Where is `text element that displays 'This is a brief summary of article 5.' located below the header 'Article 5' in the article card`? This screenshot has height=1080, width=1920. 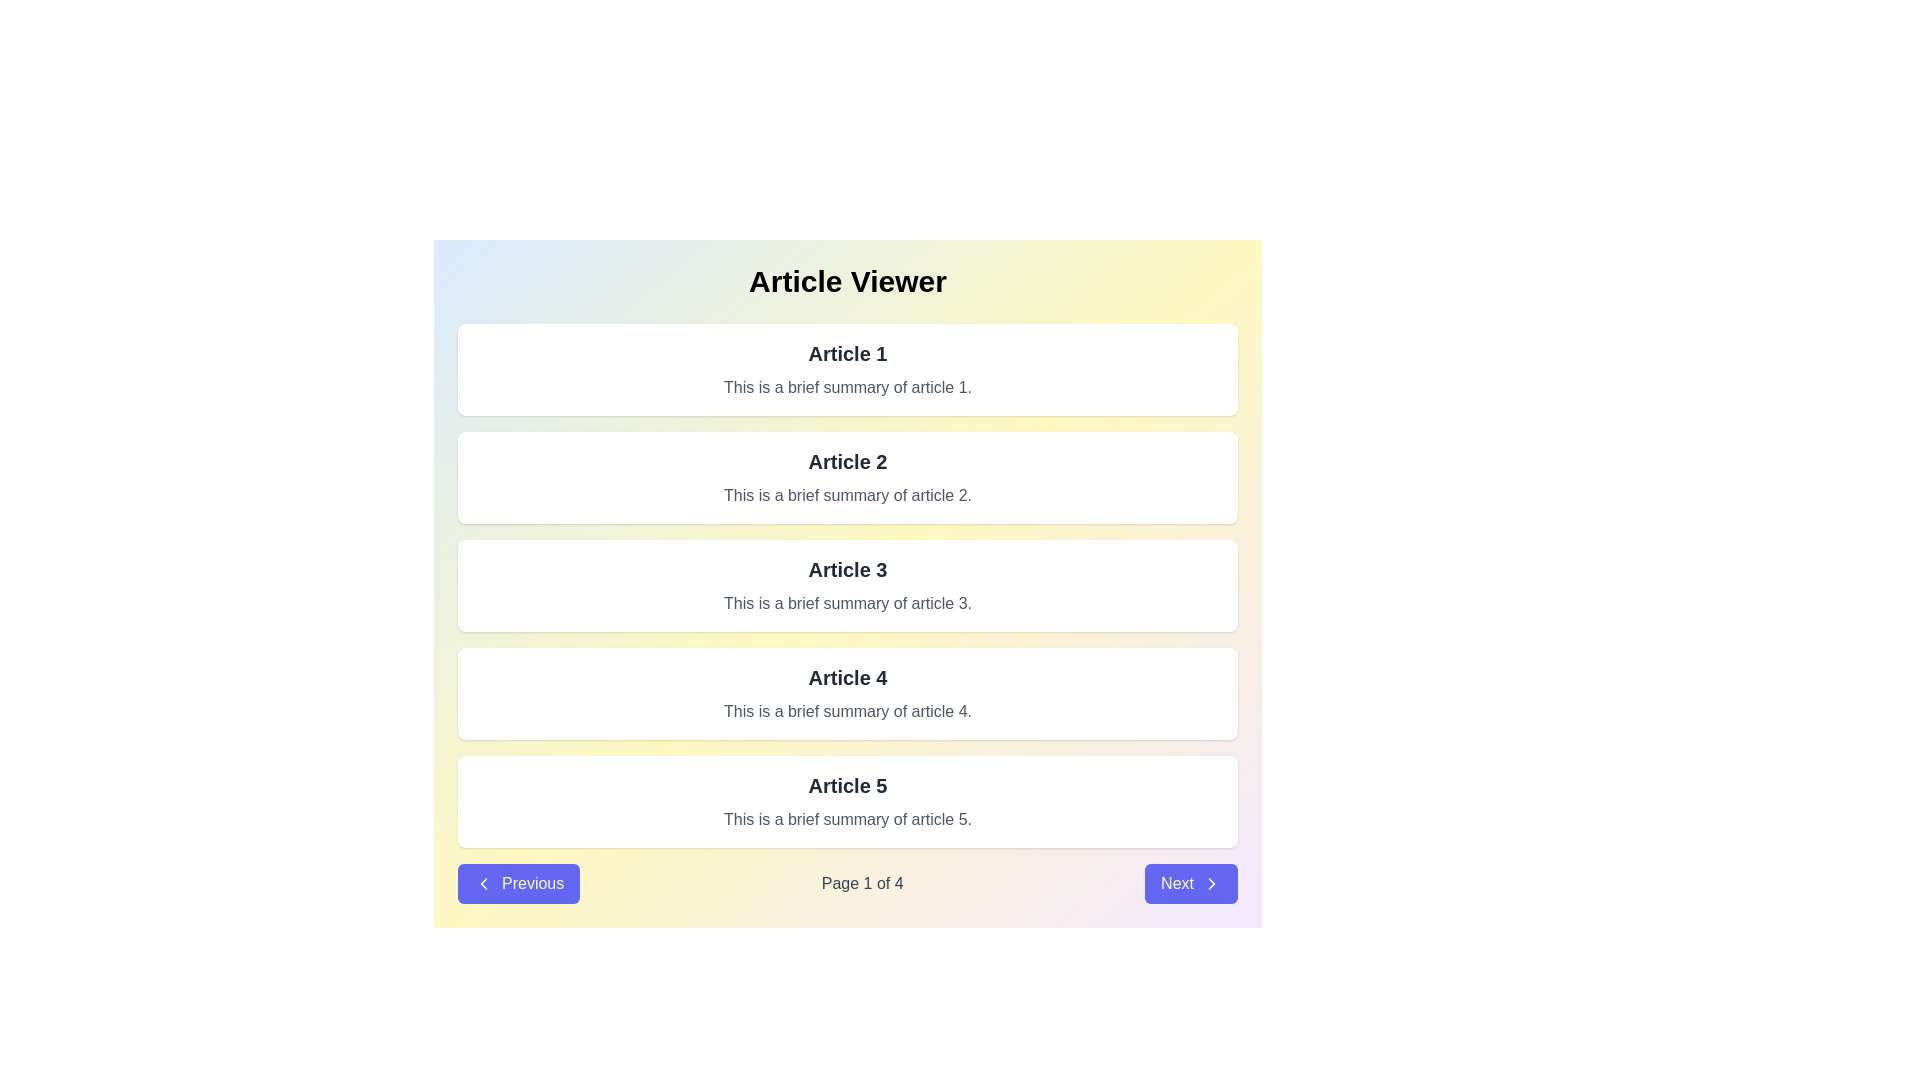
text element that displays 'This is a brief summary of article 5.' located below the header 'Article 5' in the article card is located at coordinates (848, 820).